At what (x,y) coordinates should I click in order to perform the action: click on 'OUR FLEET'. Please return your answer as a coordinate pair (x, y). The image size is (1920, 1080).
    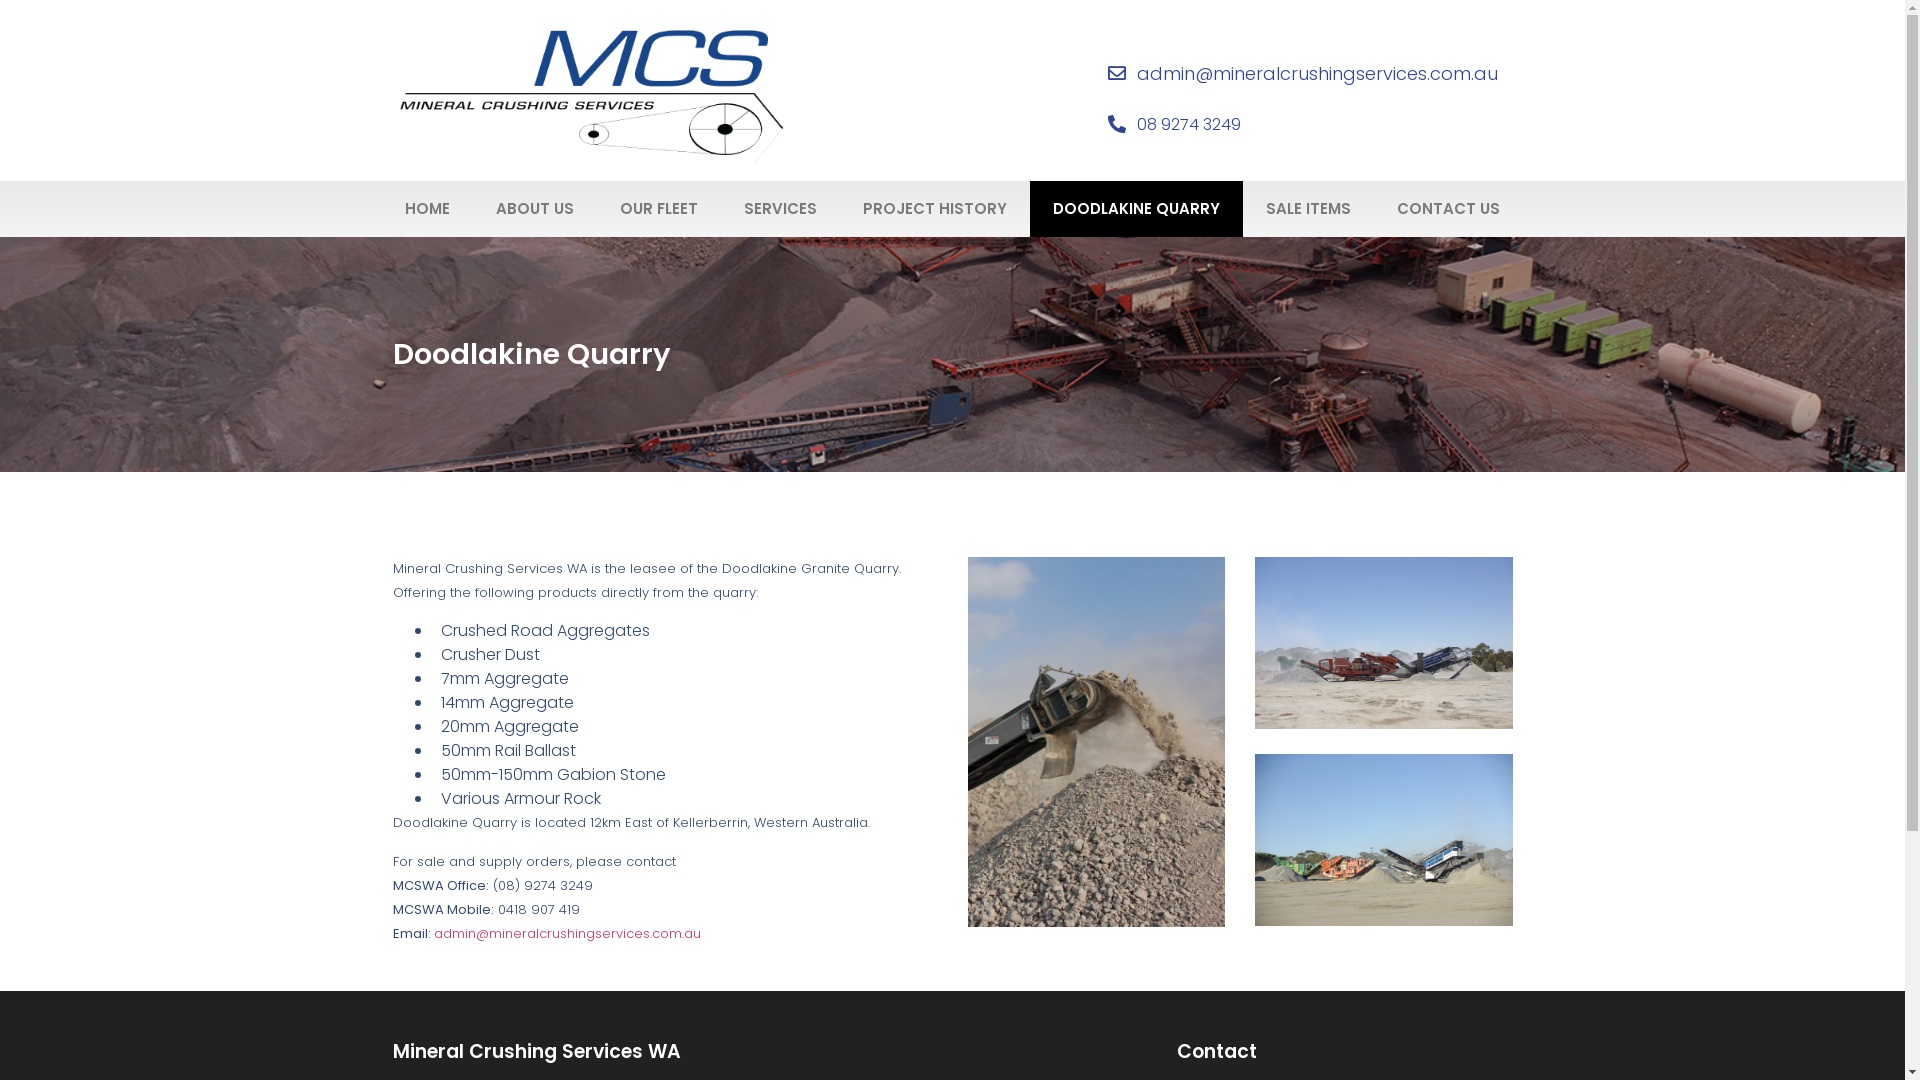
    Looking at the image, I should click on (595, 208).